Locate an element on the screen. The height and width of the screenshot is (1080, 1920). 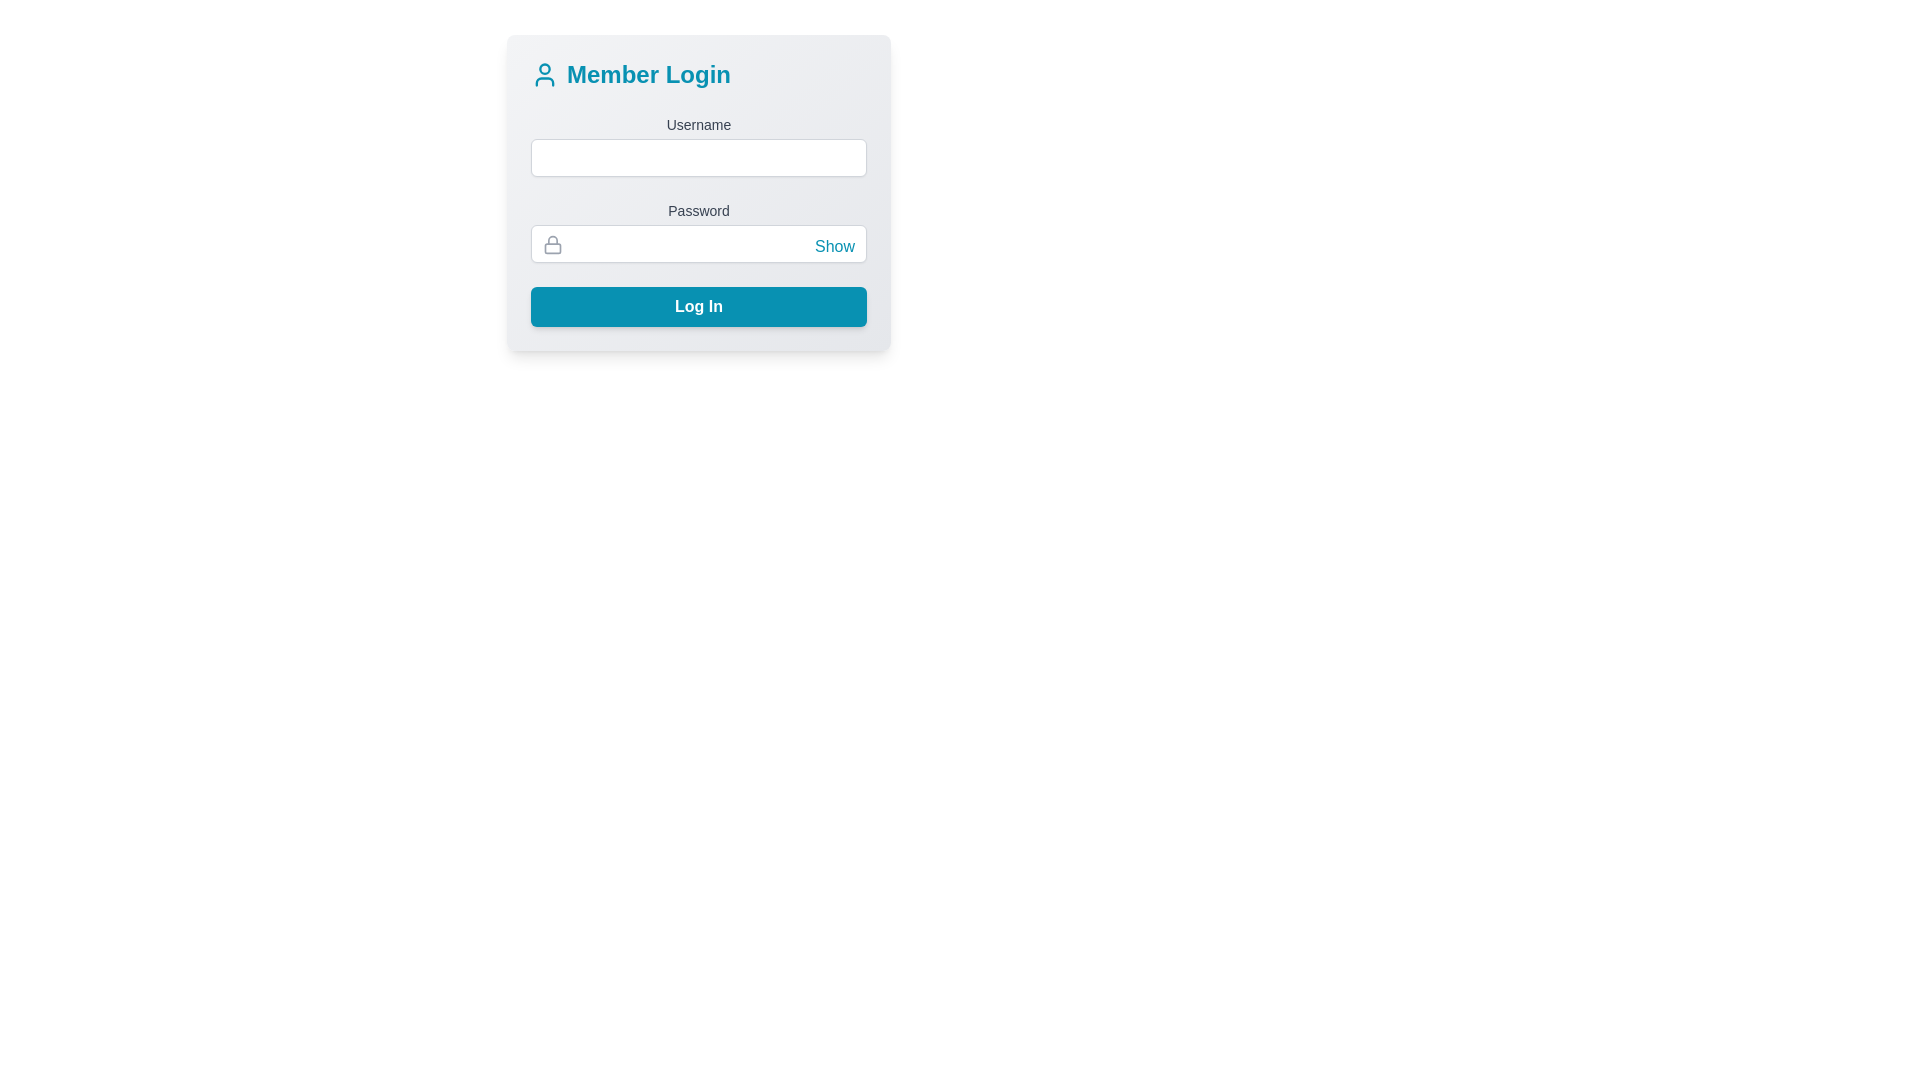
the 'Password' label, which is styled with a small font size and gray color, located above the password input field in the login form is located at coordinates (699, 211).